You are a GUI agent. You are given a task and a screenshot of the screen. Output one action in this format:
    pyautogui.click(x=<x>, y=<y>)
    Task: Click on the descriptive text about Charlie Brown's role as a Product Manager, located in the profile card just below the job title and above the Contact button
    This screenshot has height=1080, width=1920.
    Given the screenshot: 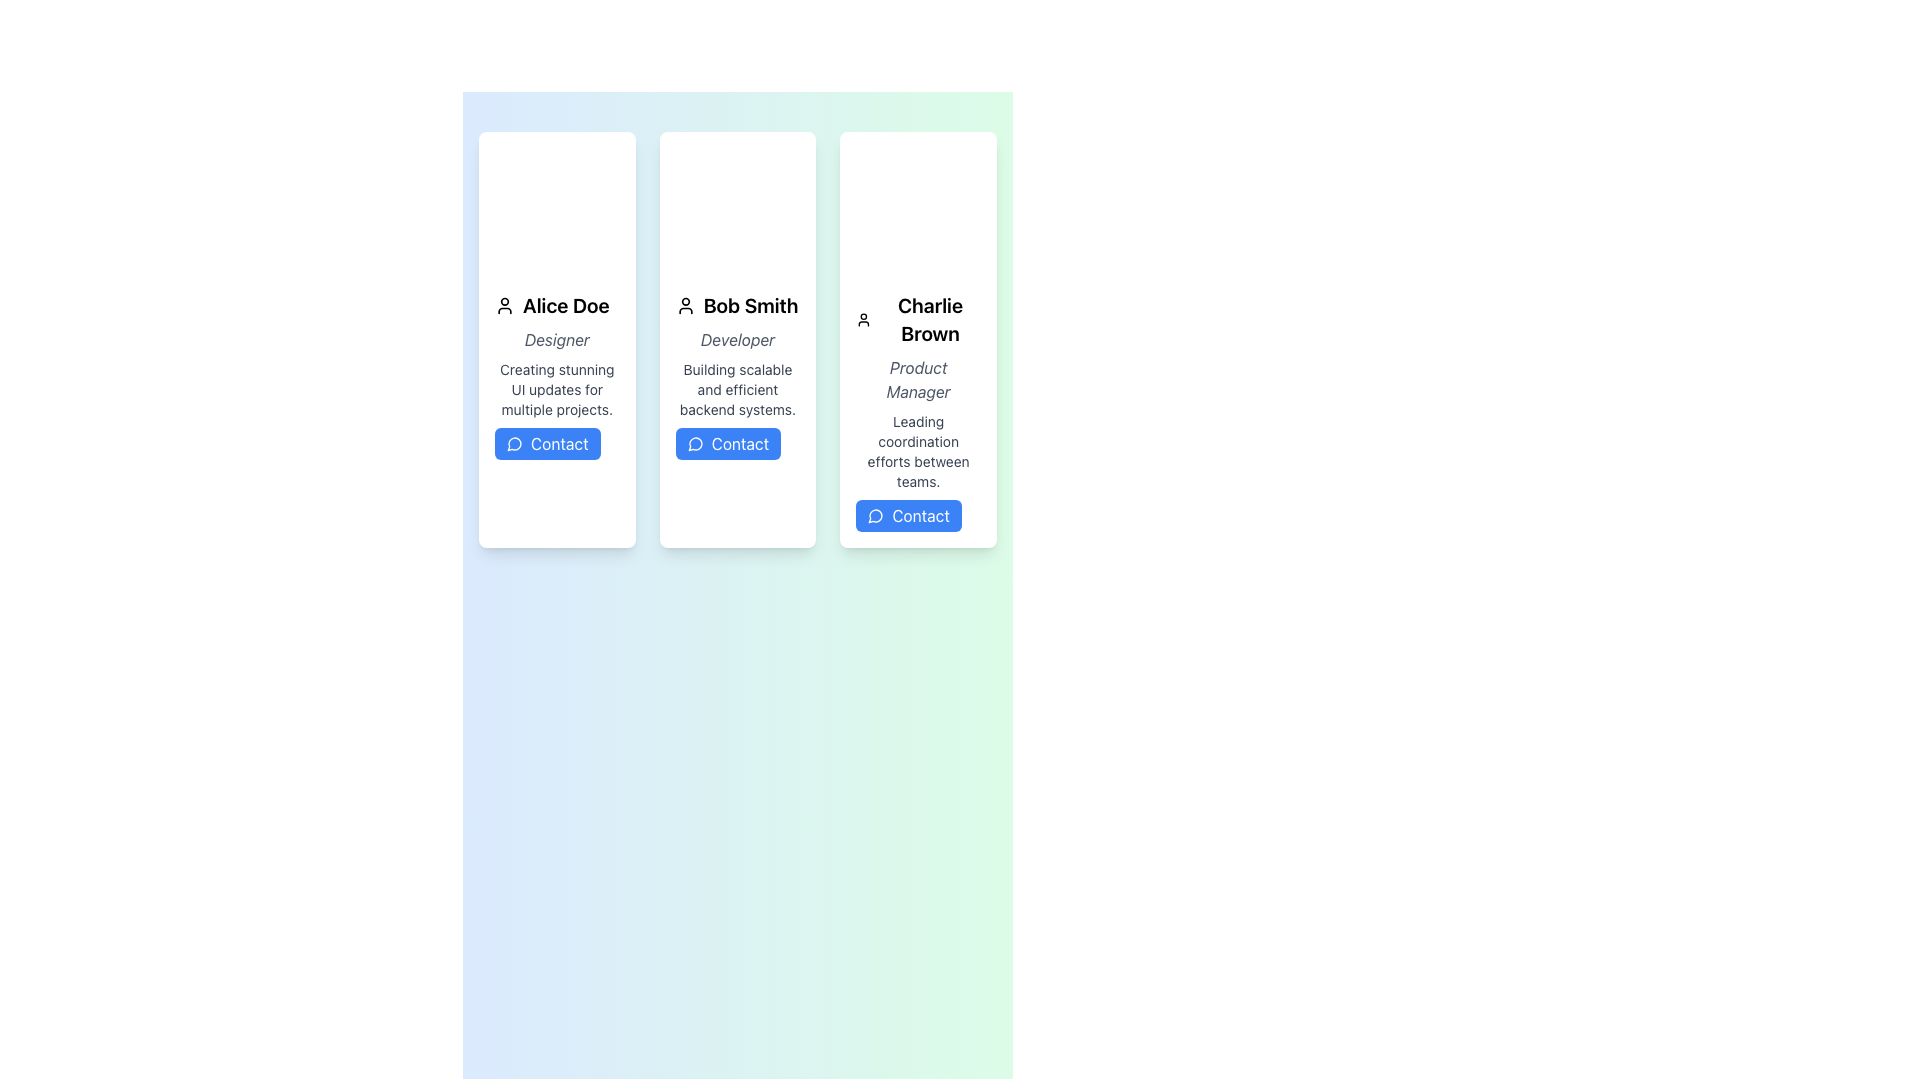 What is the action you would take?
    pyautogui.click(x=917, y=451)
    